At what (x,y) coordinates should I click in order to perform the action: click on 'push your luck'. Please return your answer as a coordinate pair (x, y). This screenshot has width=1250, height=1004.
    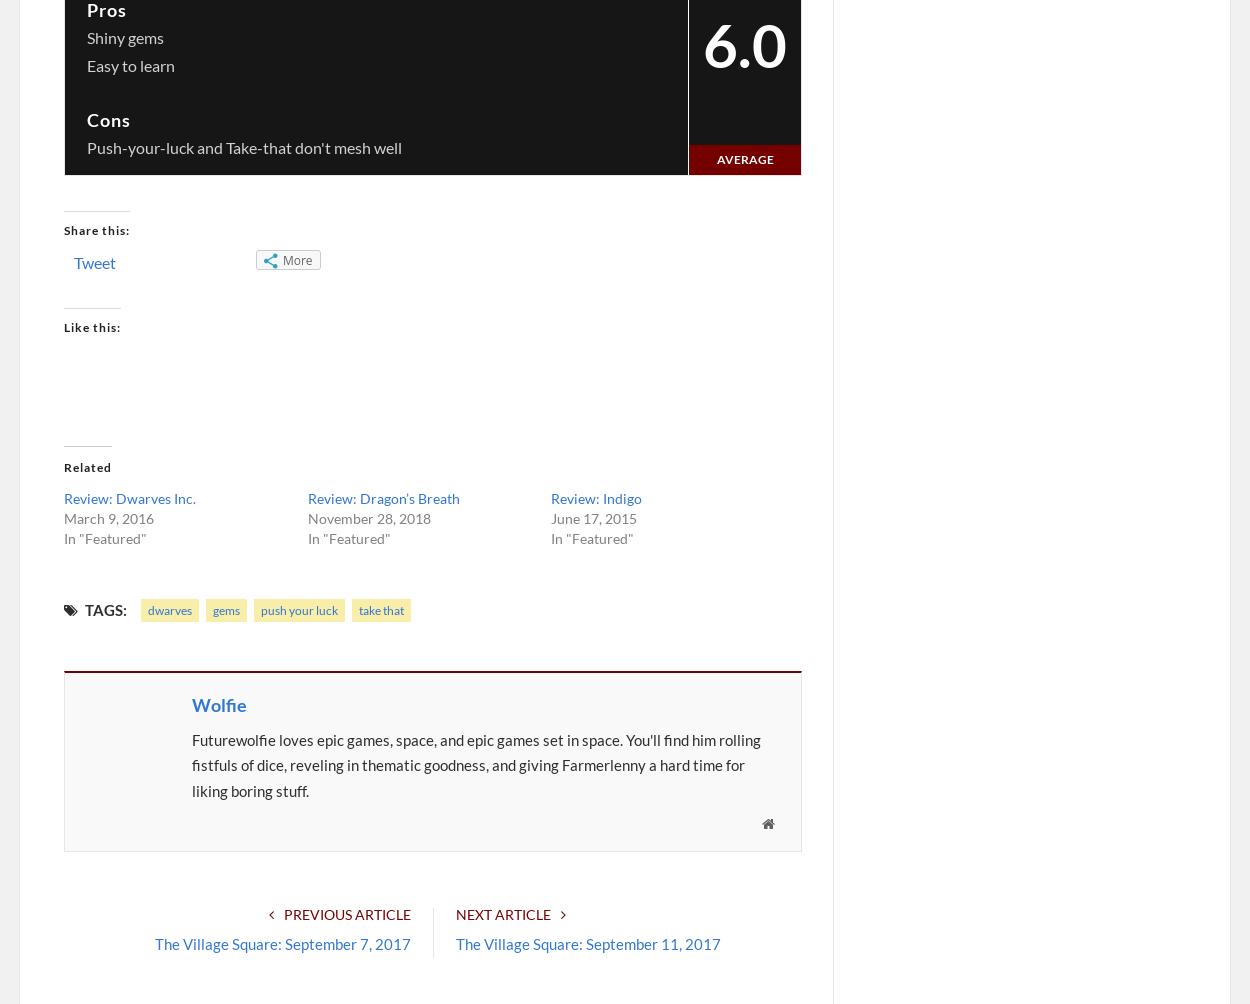
    Looking at the image, I should click on (299, 609).